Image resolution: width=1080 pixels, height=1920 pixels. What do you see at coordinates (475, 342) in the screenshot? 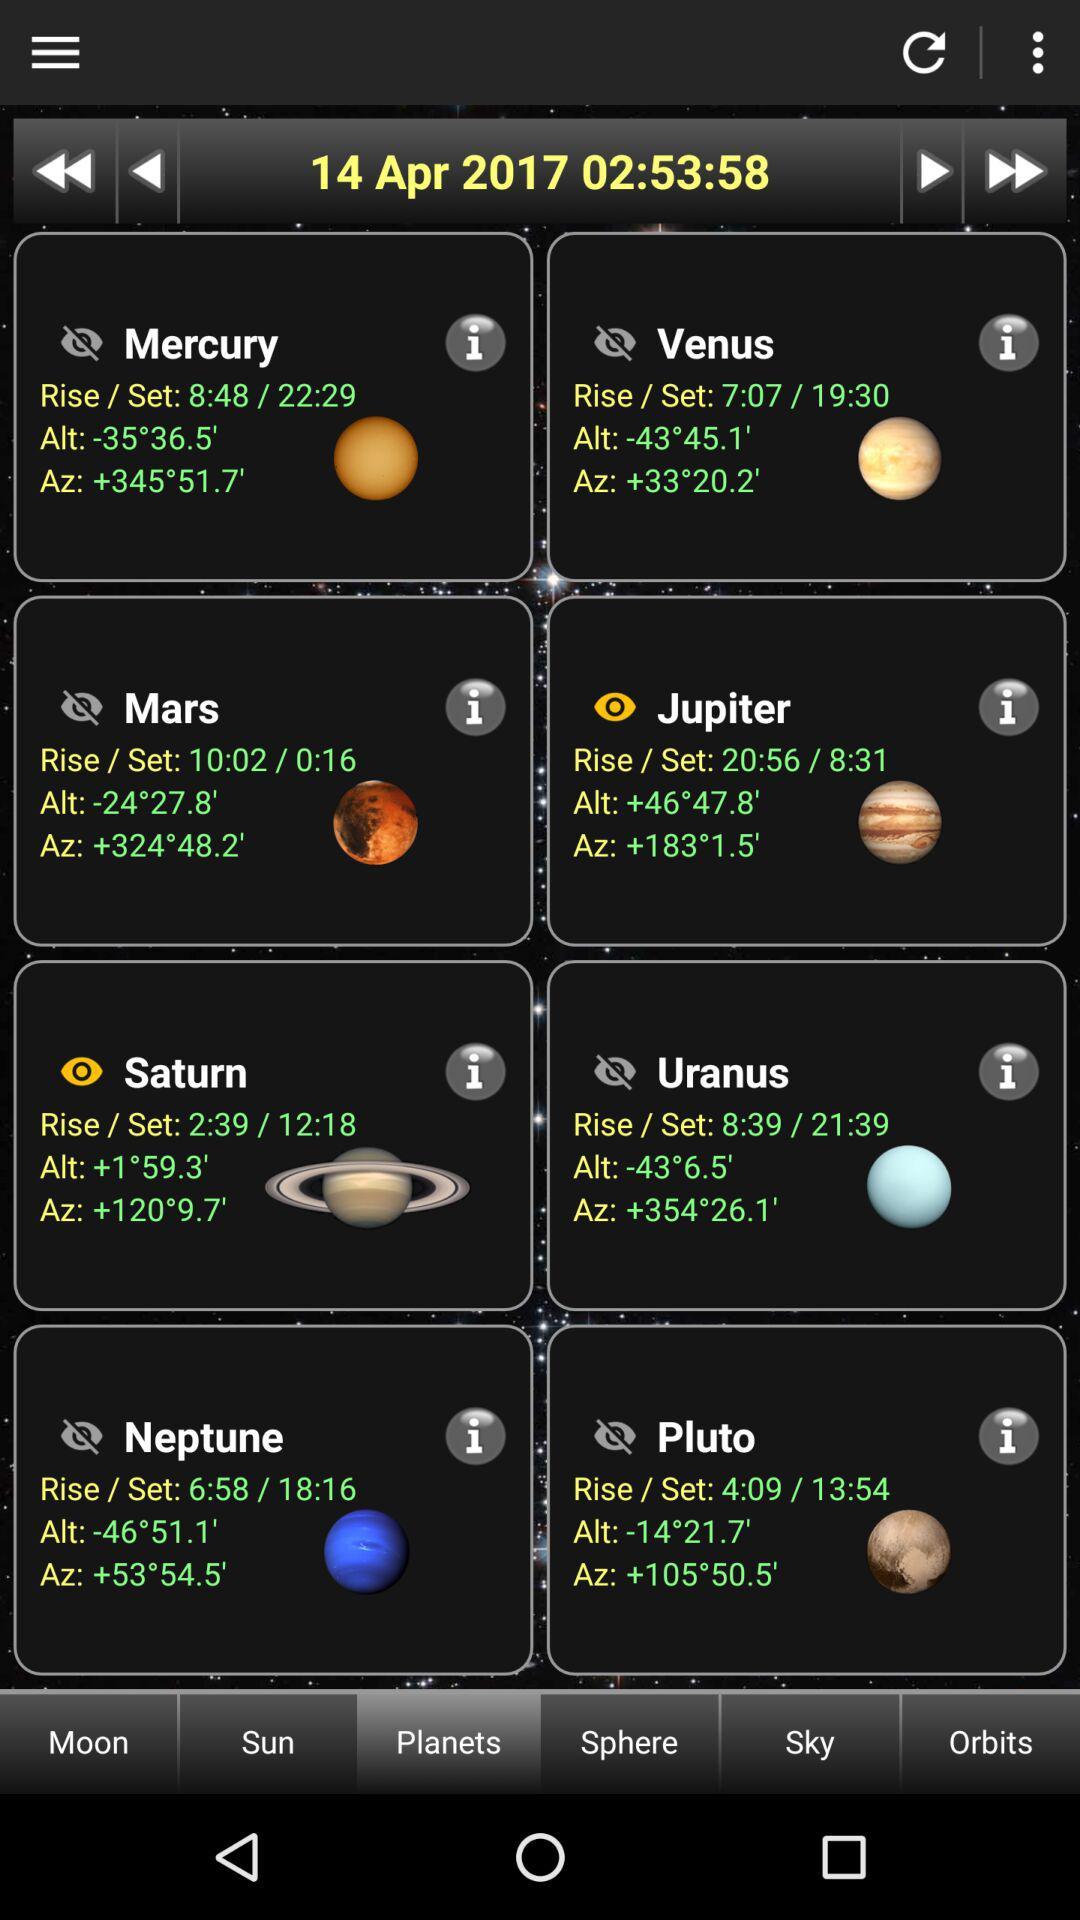
I see `the info icon` at bounding box center [475, 342].